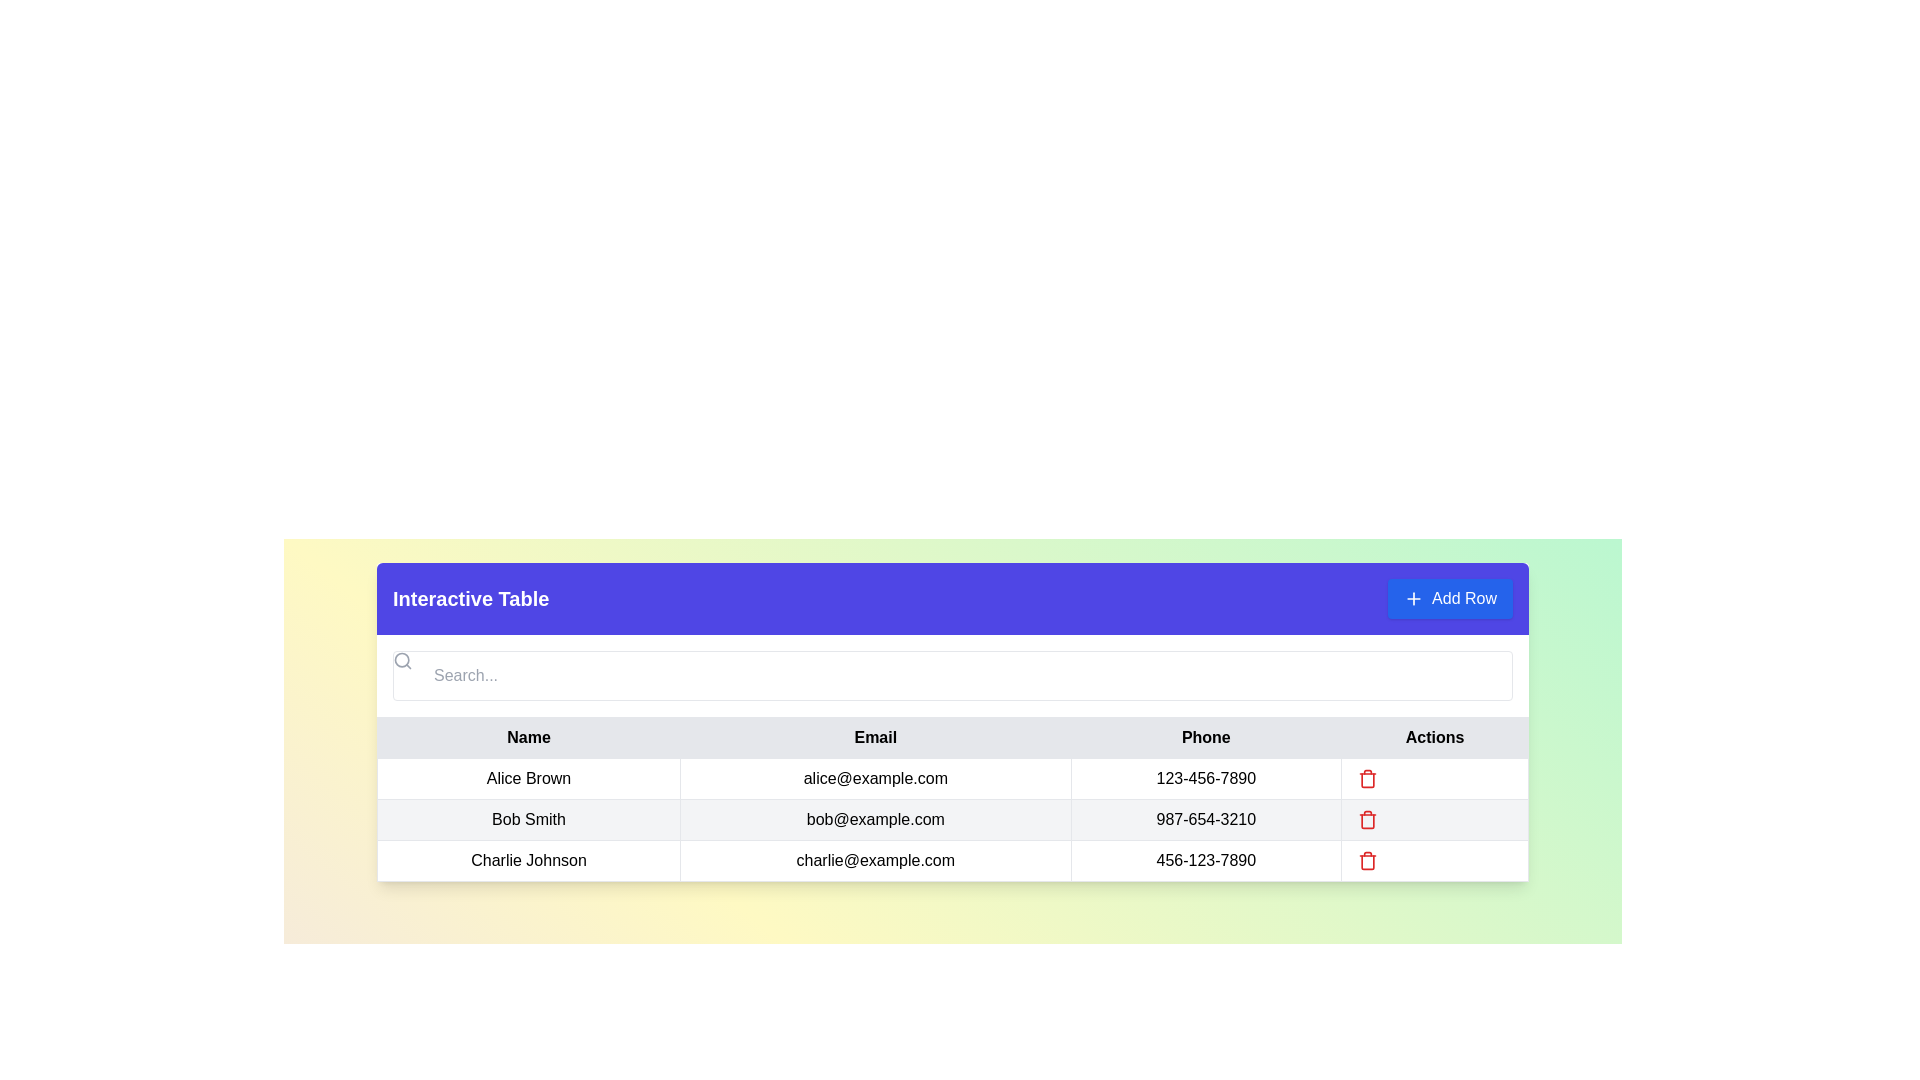 Image resolution: width=1920 pixels, height=1080 pixels. Describe the element at coordinates (875, 737) in the screenshot. I see `the 'Email' column header in the table to focus on it` at that location.